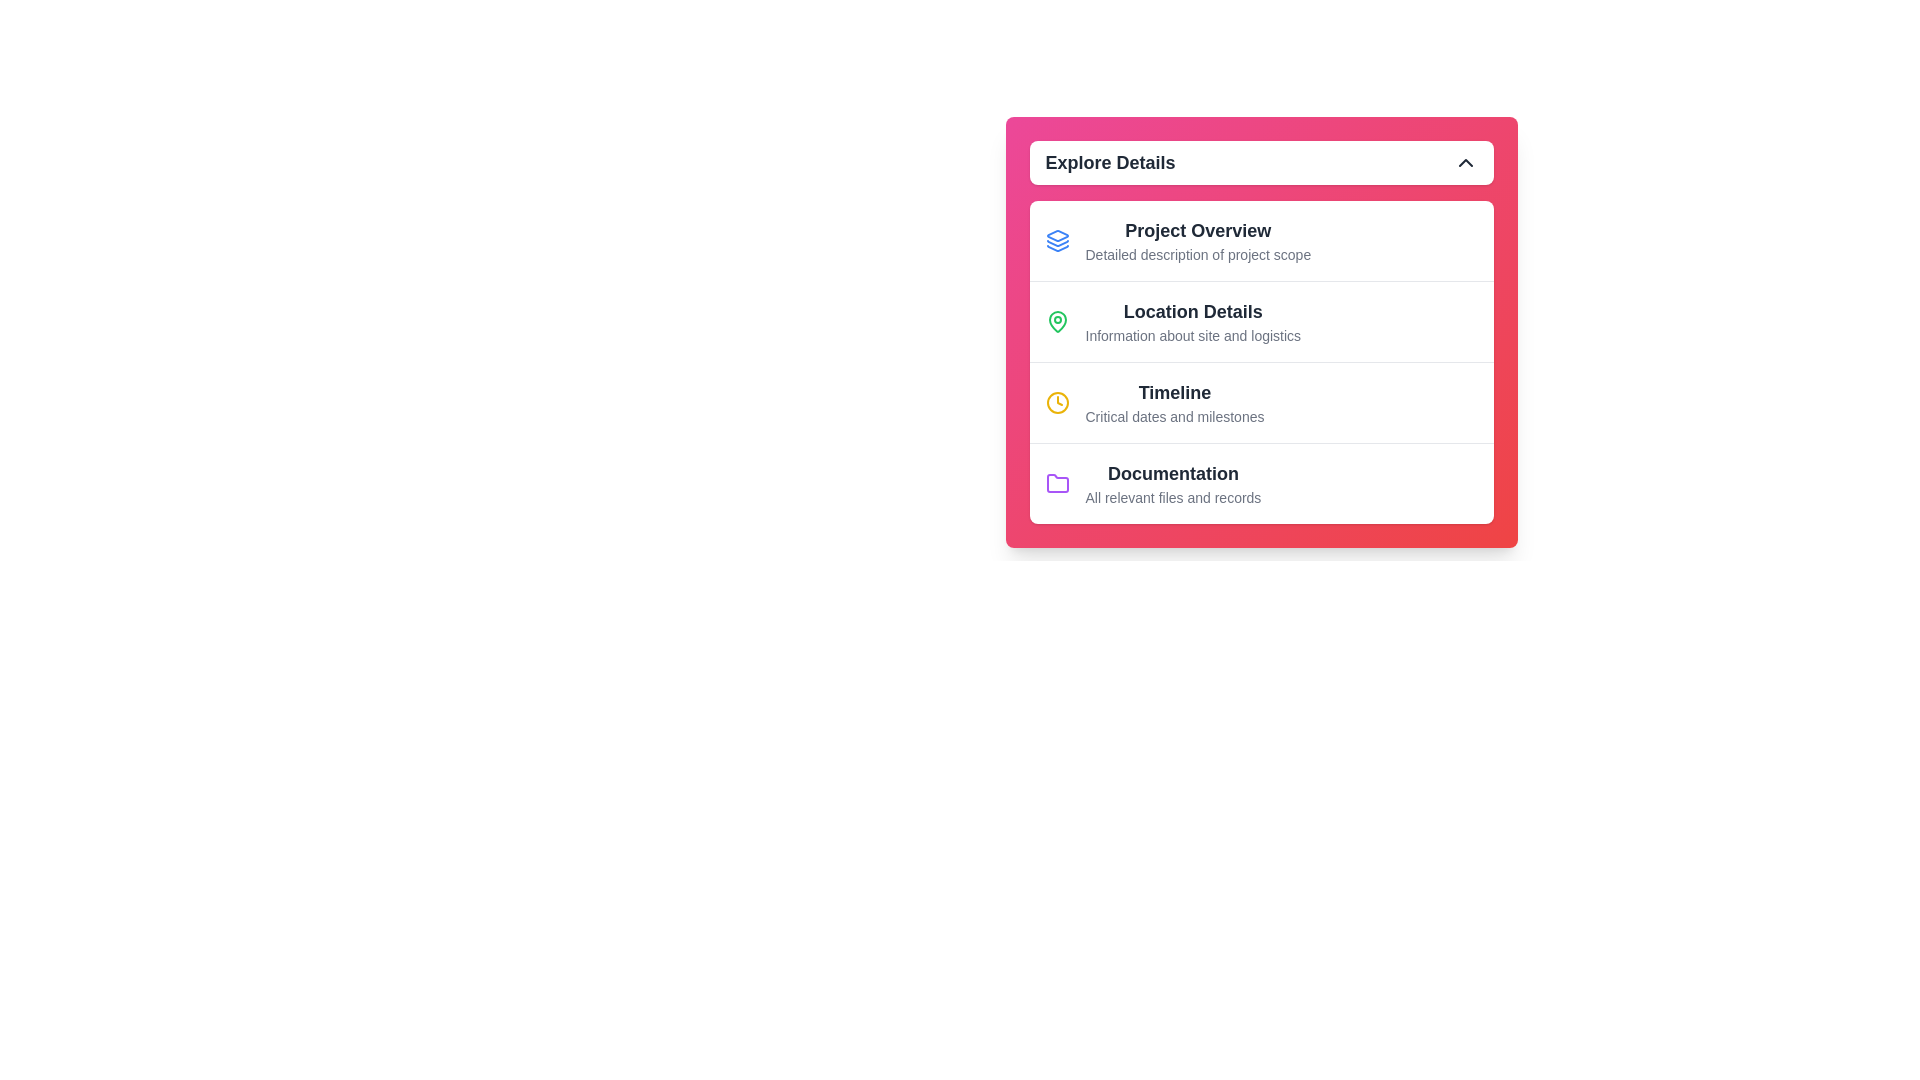 Image resolution: width=1920 pixels, height=1080 pixels. What do you see at coordinates (1198, 230) in the screenshot?
I see `text label that serves as the heading for the subsection in the 'Explore Details' card to understand its context` at bounding box center [1198, 230].